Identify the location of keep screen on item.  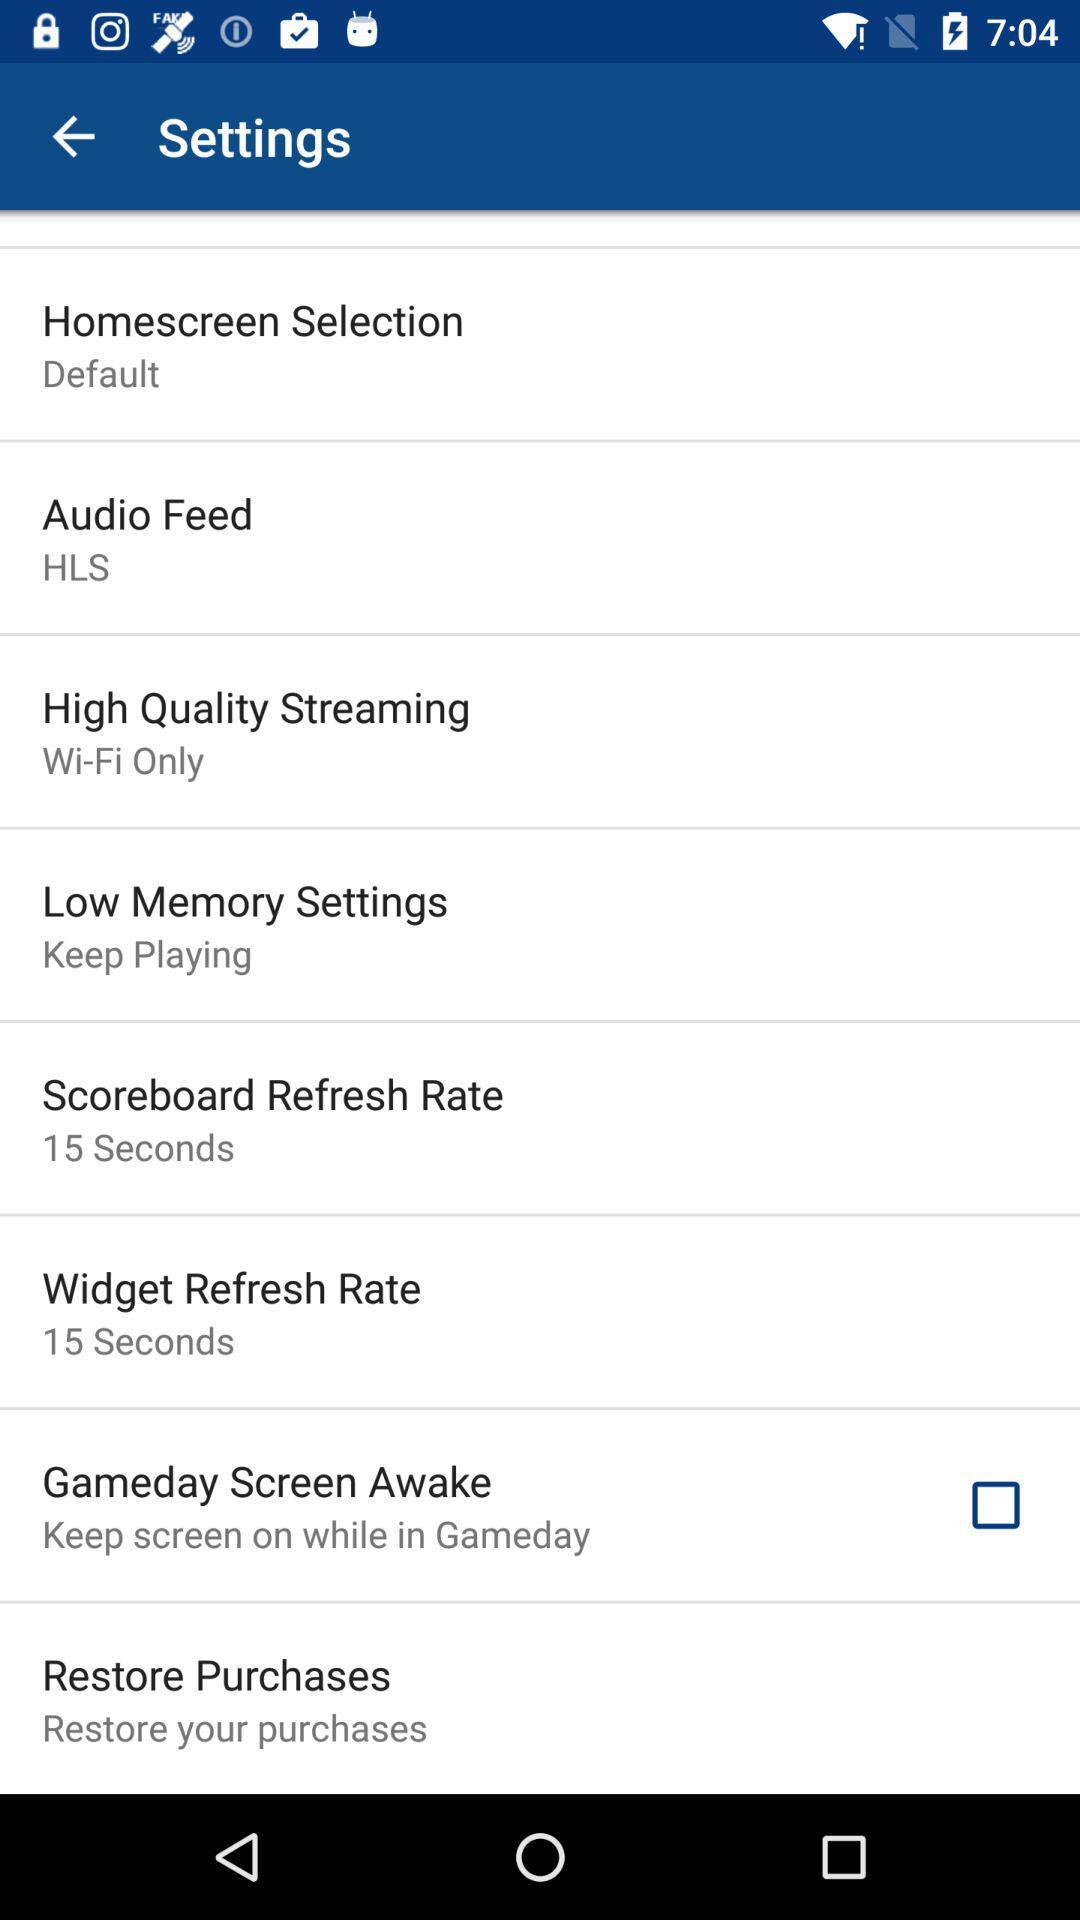
(315, 1532).